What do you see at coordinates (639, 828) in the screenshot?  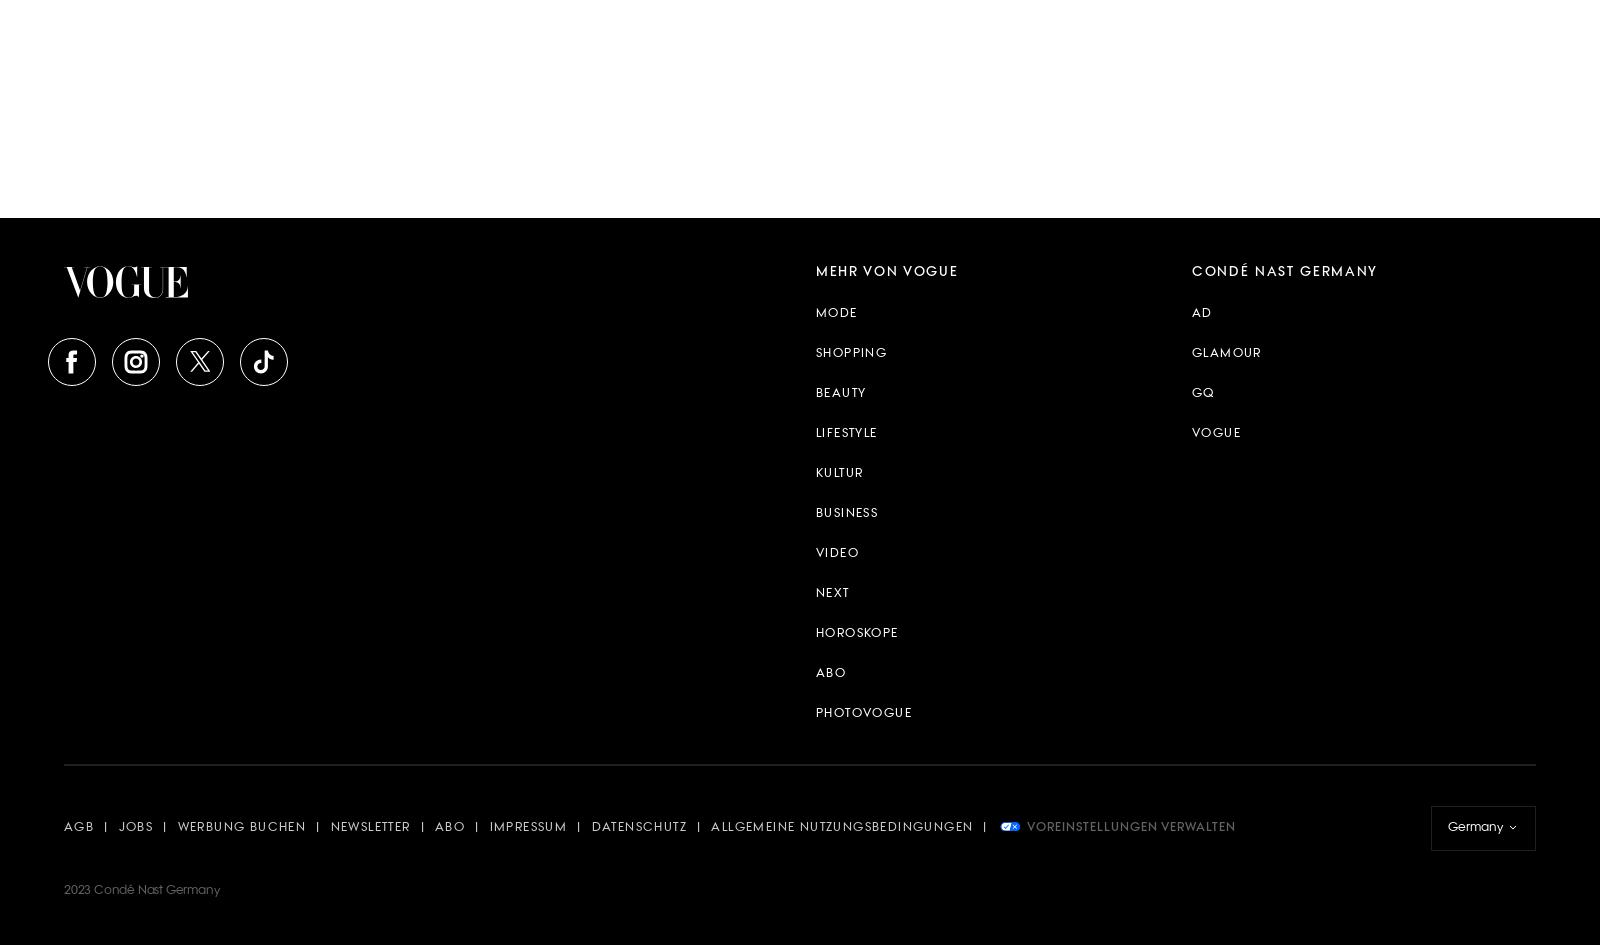 I see `'Datenschutz'` at bounding box center [639, 828].